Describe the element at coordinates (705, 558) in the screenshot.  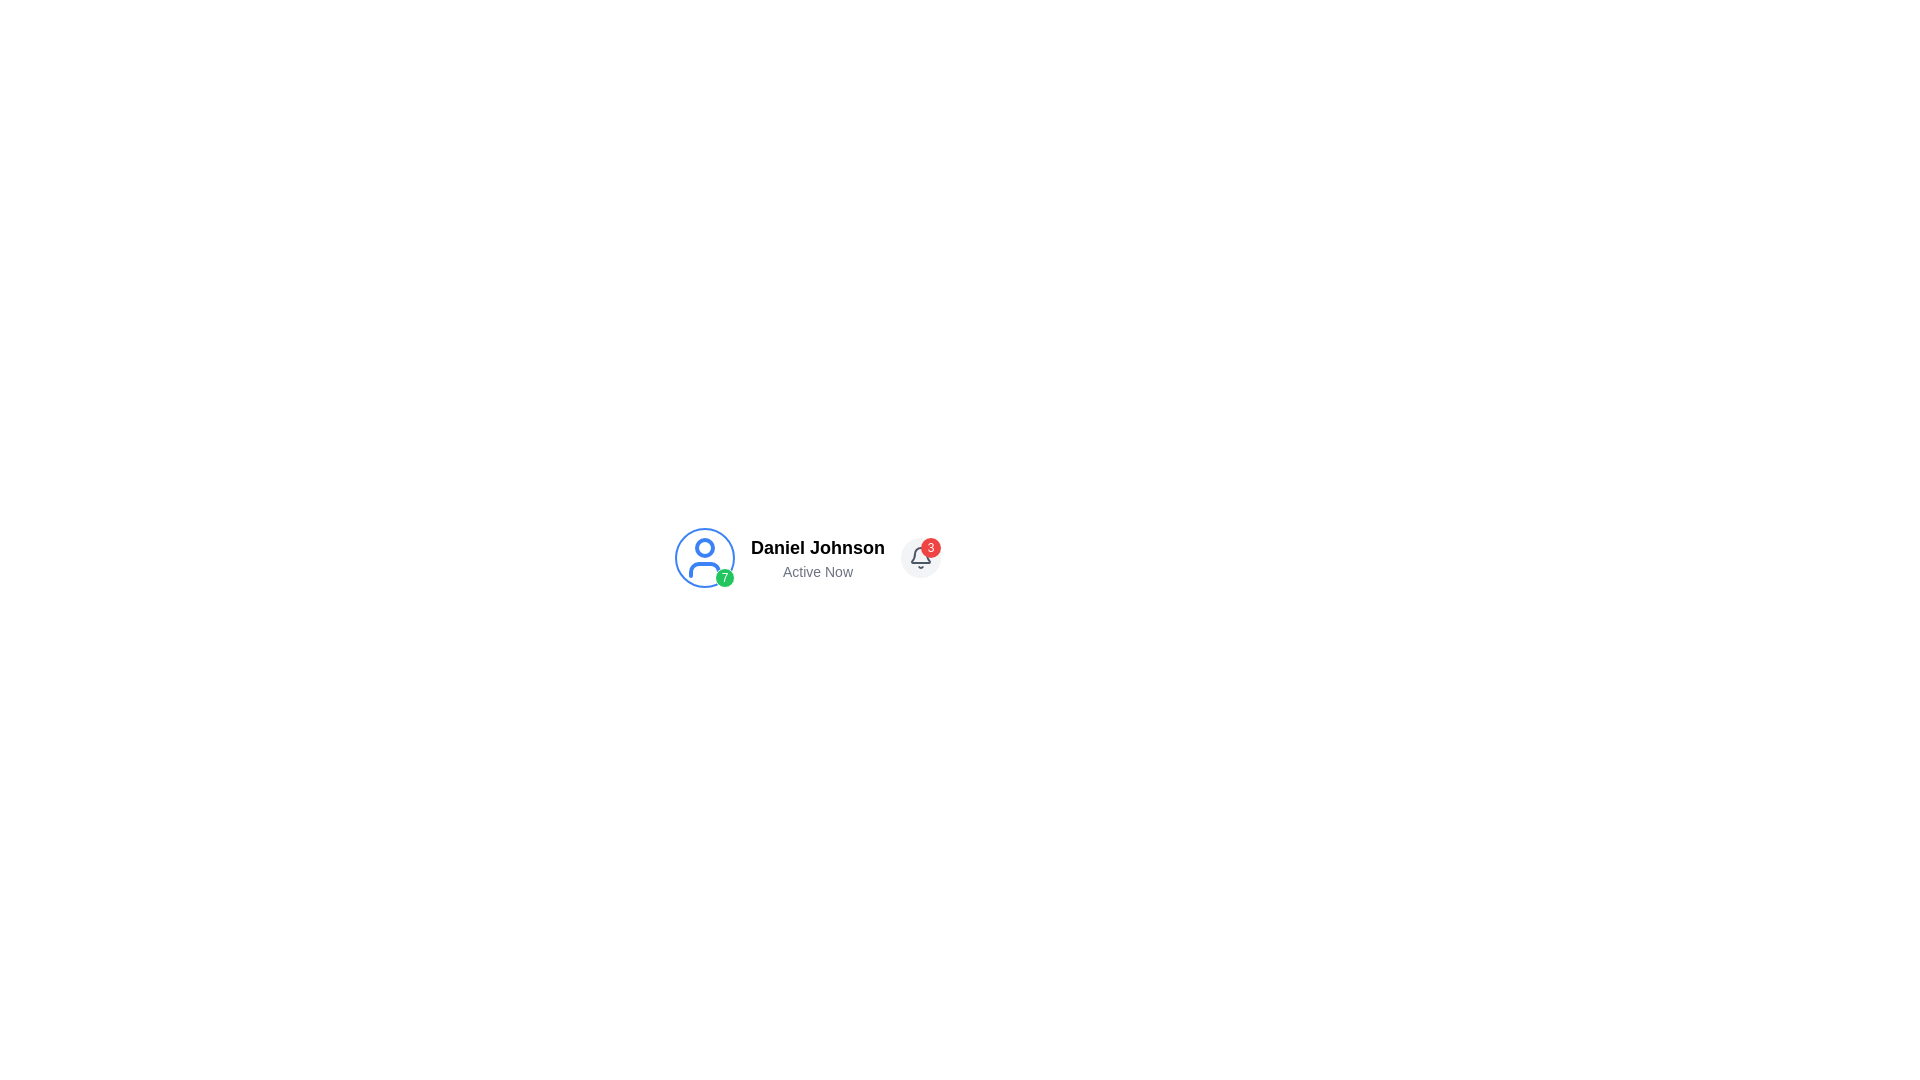
I see `the User Avatar with Status Indicator, which is a circular icon with a blue outline and a user silhouette` at that location.